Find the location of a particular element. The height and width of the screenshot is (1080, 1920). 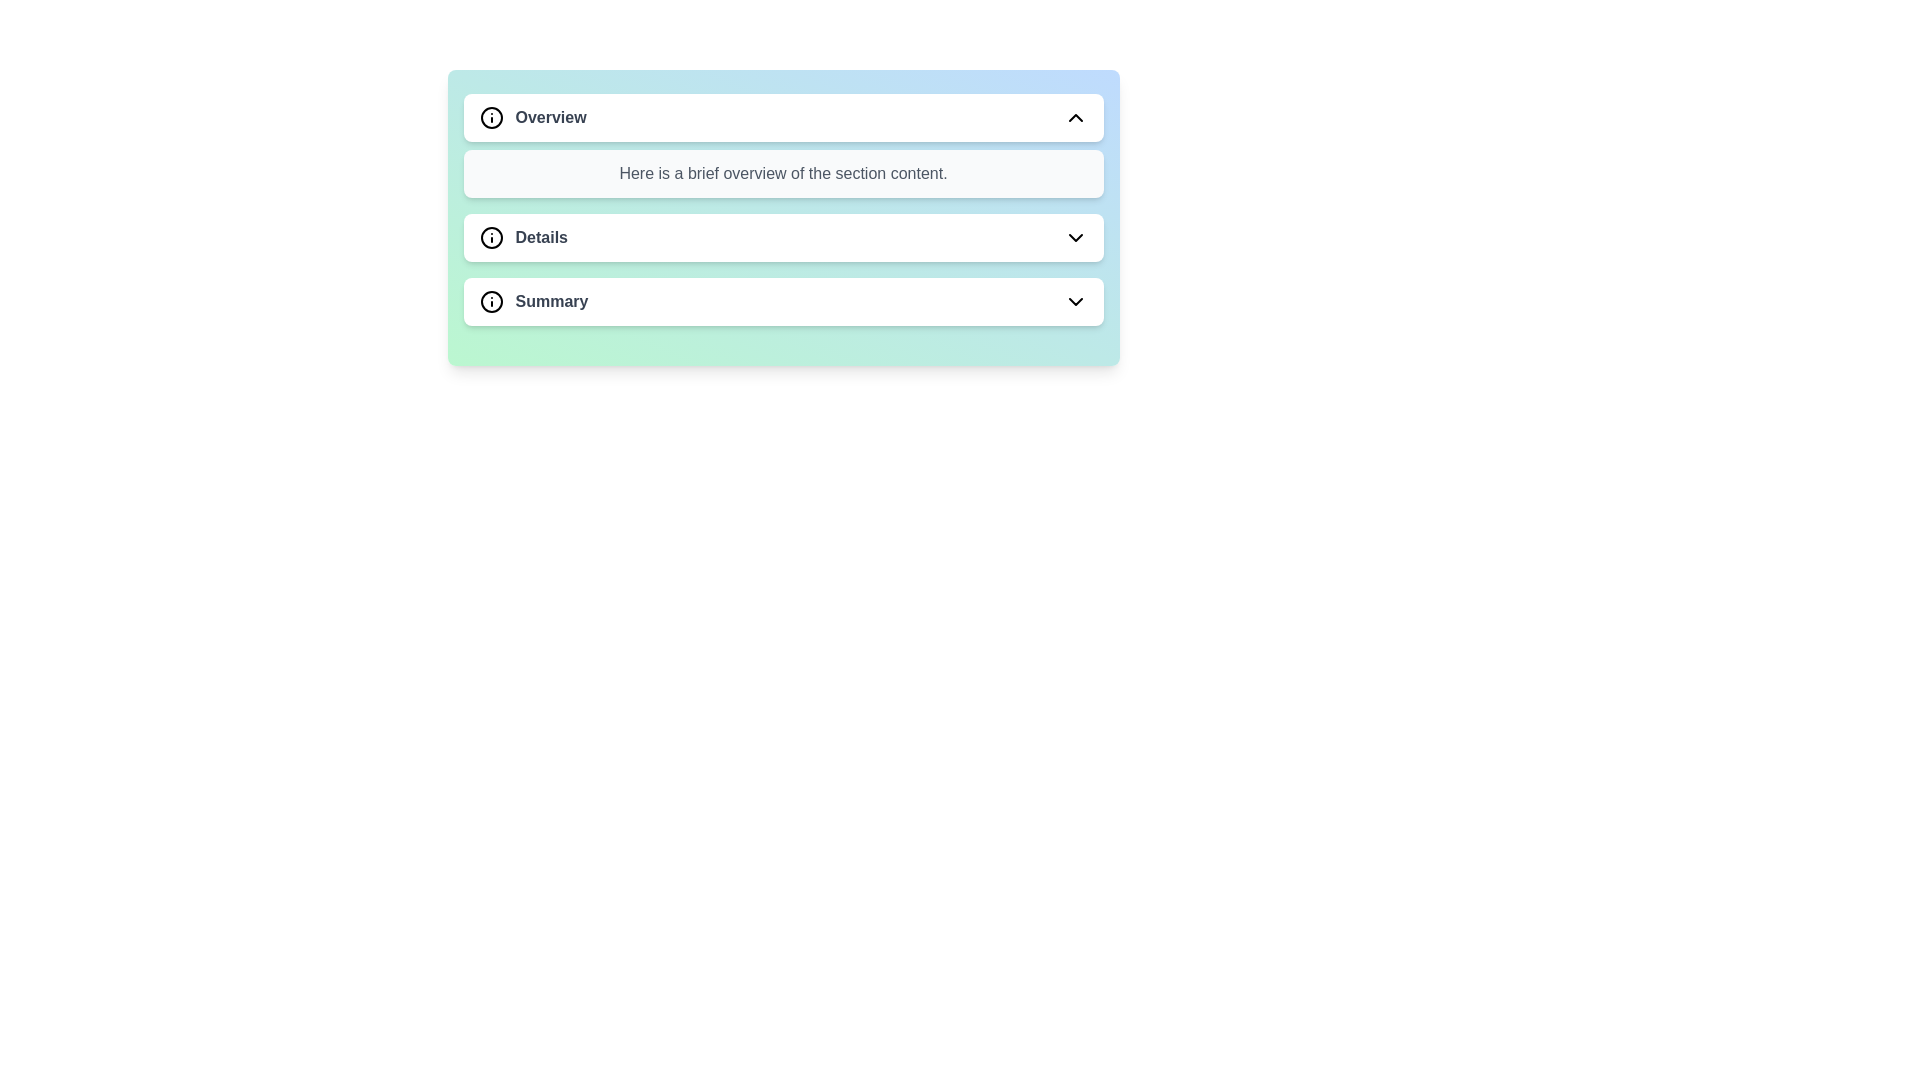

the circular icon with an 'i' symbol inside, which is positioned to the left of the text 'Details' is located at coordinates (491, 237).